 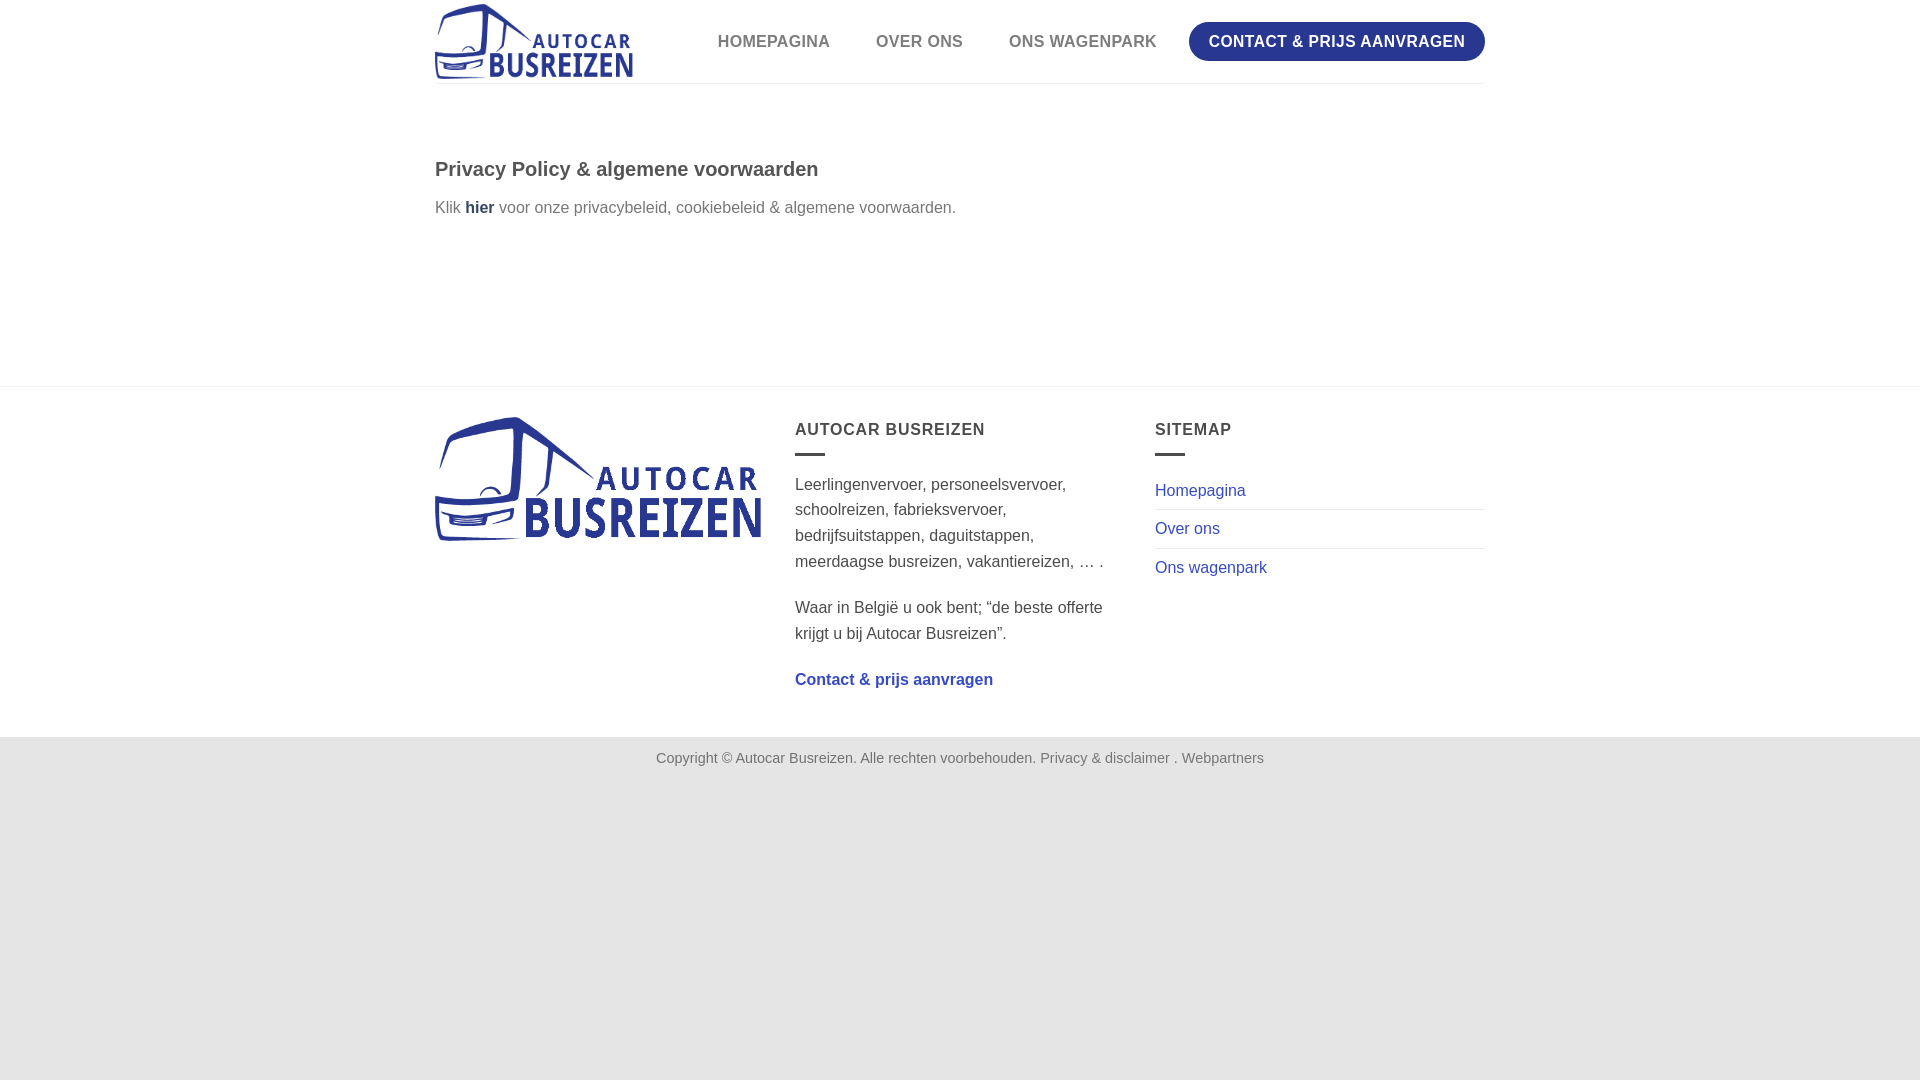 What do you see at coordinates (534, 41) in the screenshot?
I see `'Autocars  - Busreizen'` at bounding box center [534, 41].